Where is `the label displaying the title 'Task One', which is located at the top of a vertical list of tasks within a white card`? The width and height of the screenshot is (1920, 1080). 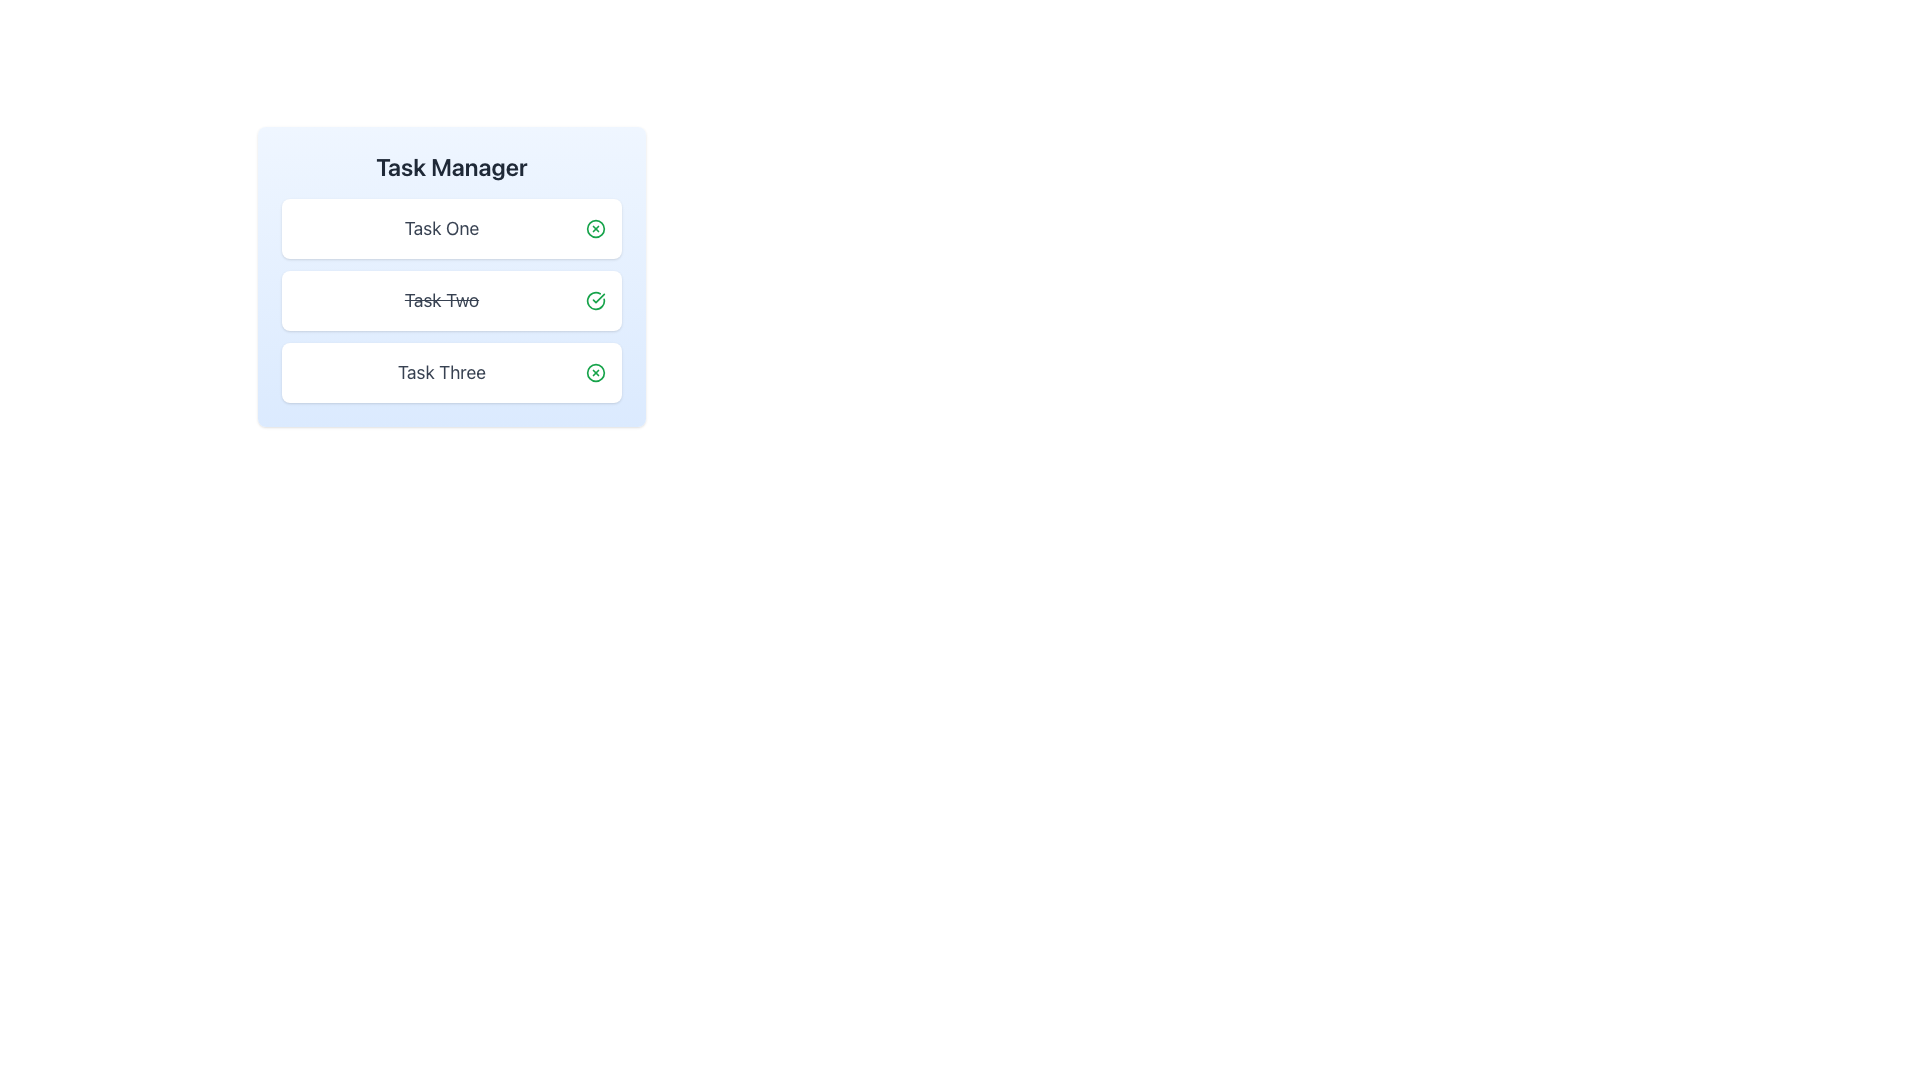
the label displaying the title 'Task One', which is located at the top of a vertical list of tasks within a white card is located at coordinates (440, 227).